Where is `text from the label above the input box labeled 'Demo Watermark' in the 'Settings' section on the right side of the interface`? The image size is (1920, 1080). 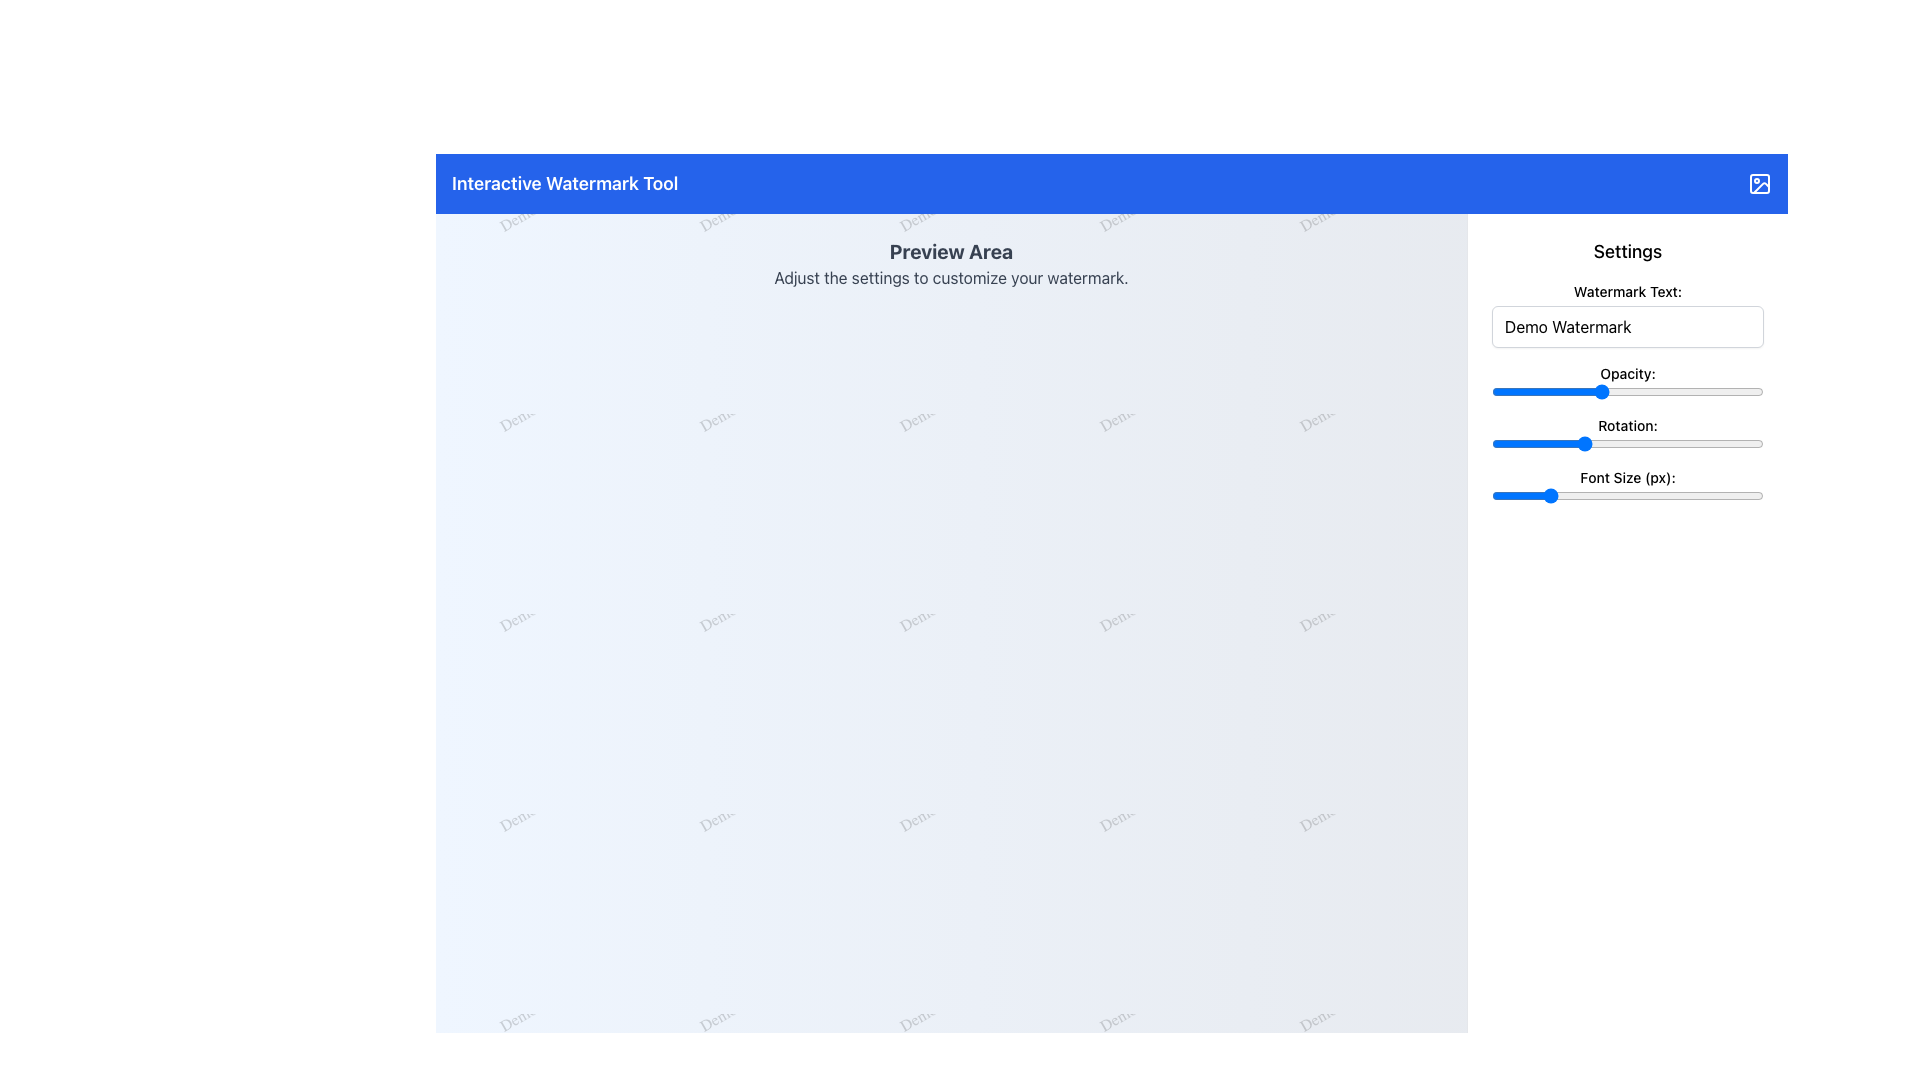 text from the label above the input box labeled 'Demo Watermark' in the 'Settings' section on the right side of the interface is located at coordinates (1627, 292).